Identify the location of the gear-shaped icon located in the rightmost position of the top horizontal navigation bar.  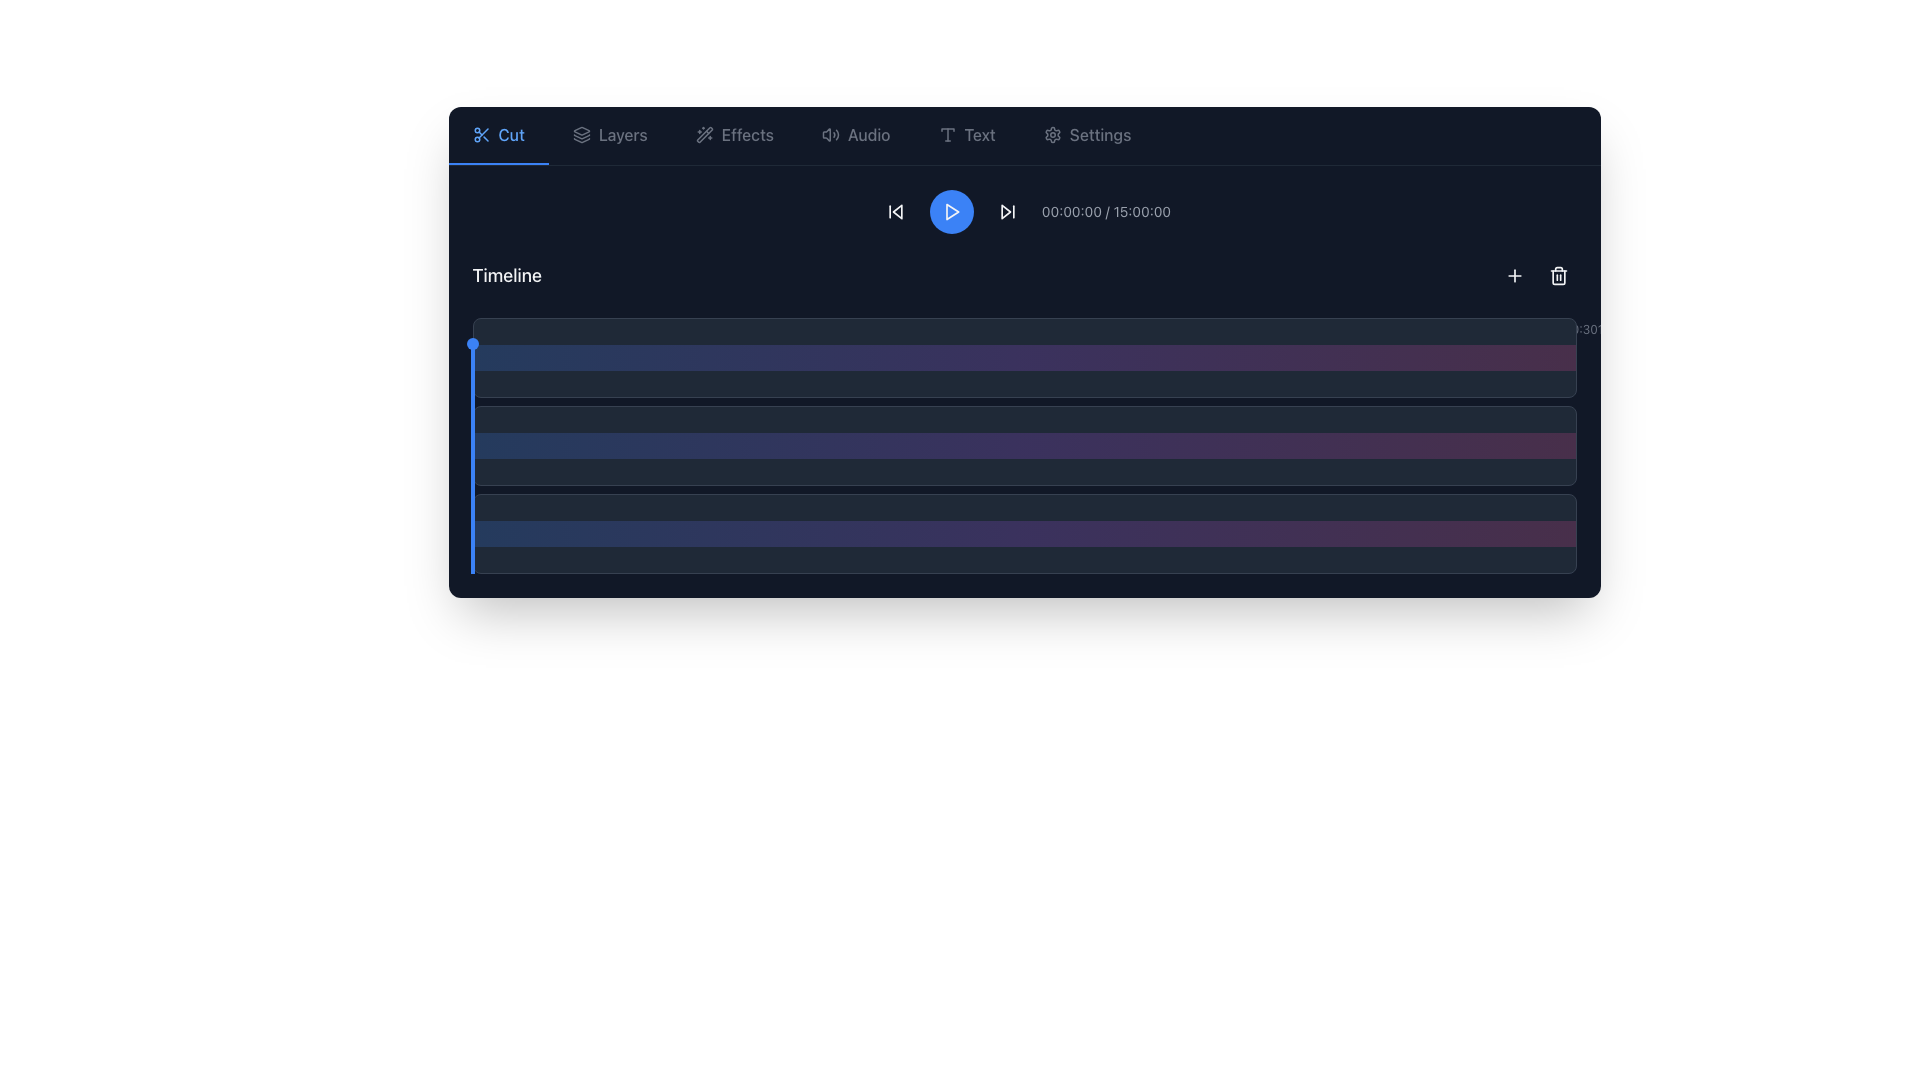
(1051, 135).